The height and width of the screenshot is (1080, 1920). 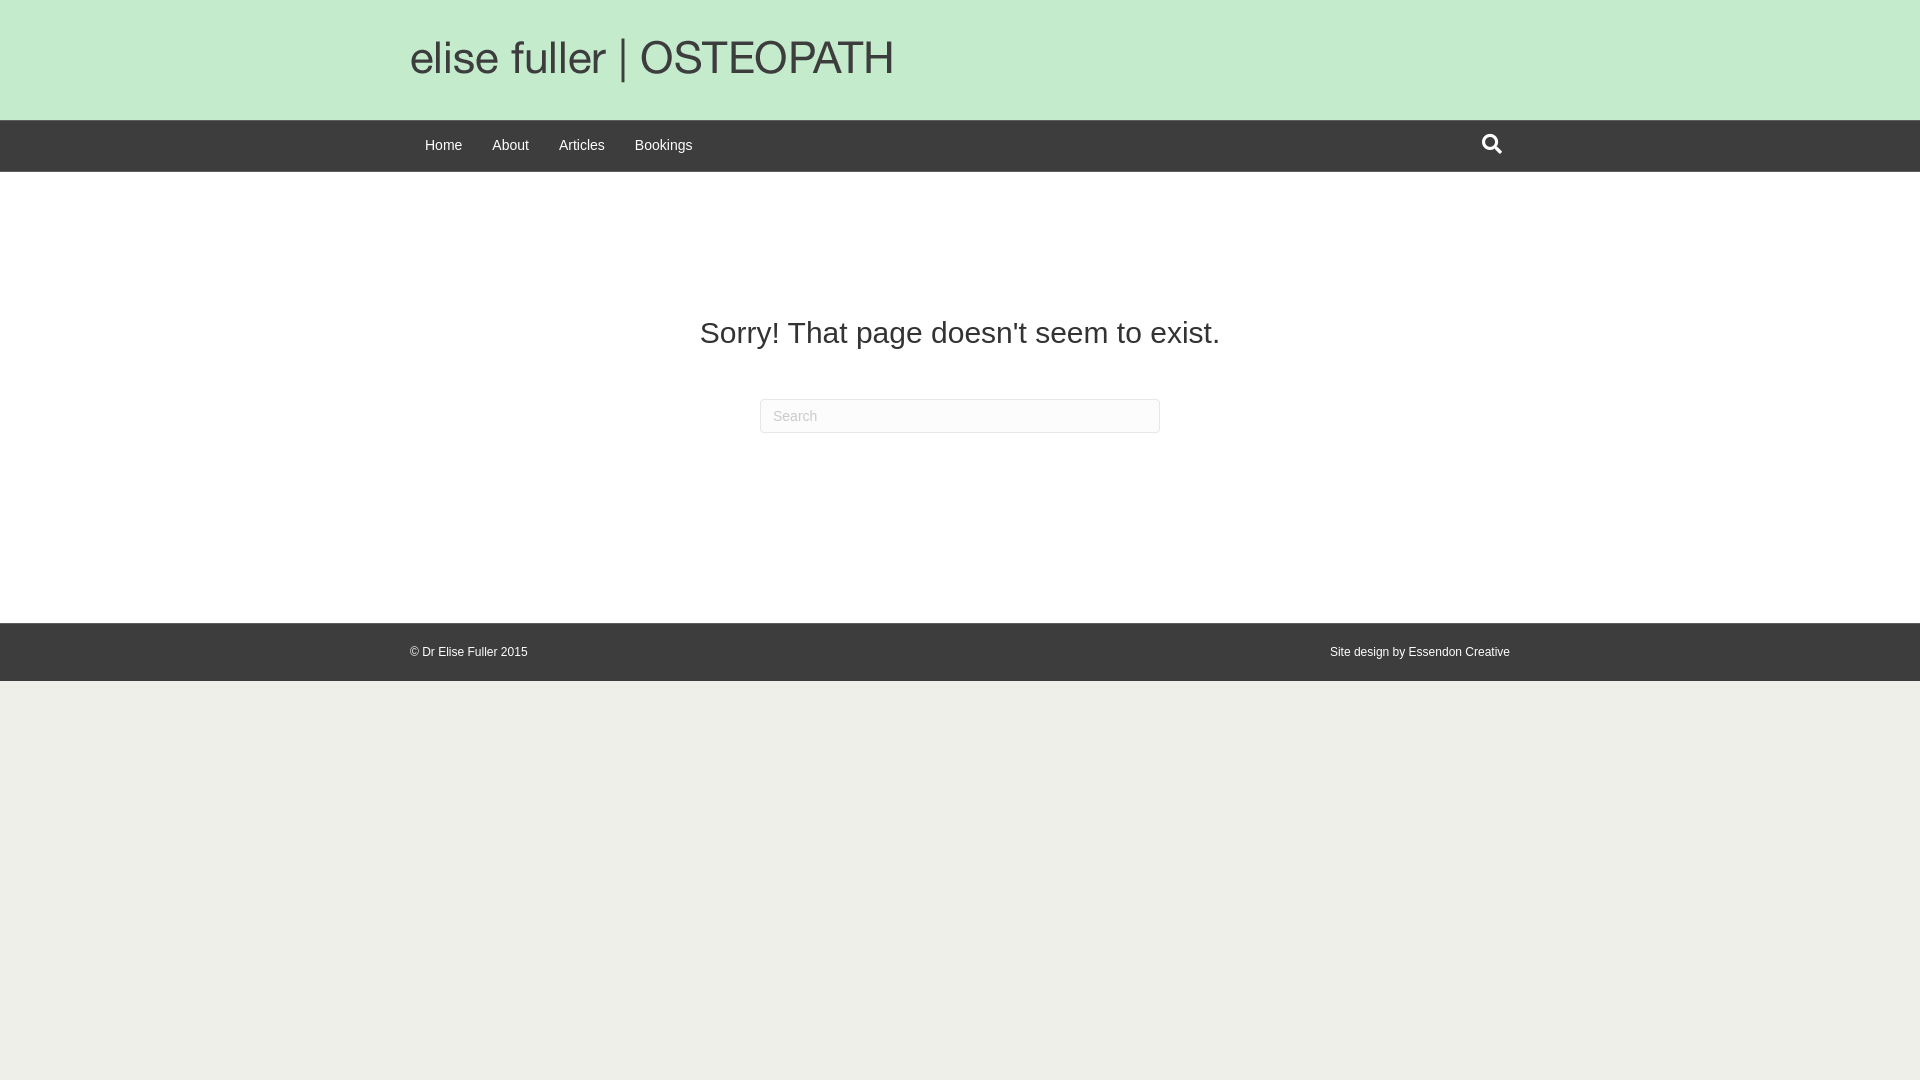 I want to click on 'Type and press Enter to search.', so click(x=960, y=415).